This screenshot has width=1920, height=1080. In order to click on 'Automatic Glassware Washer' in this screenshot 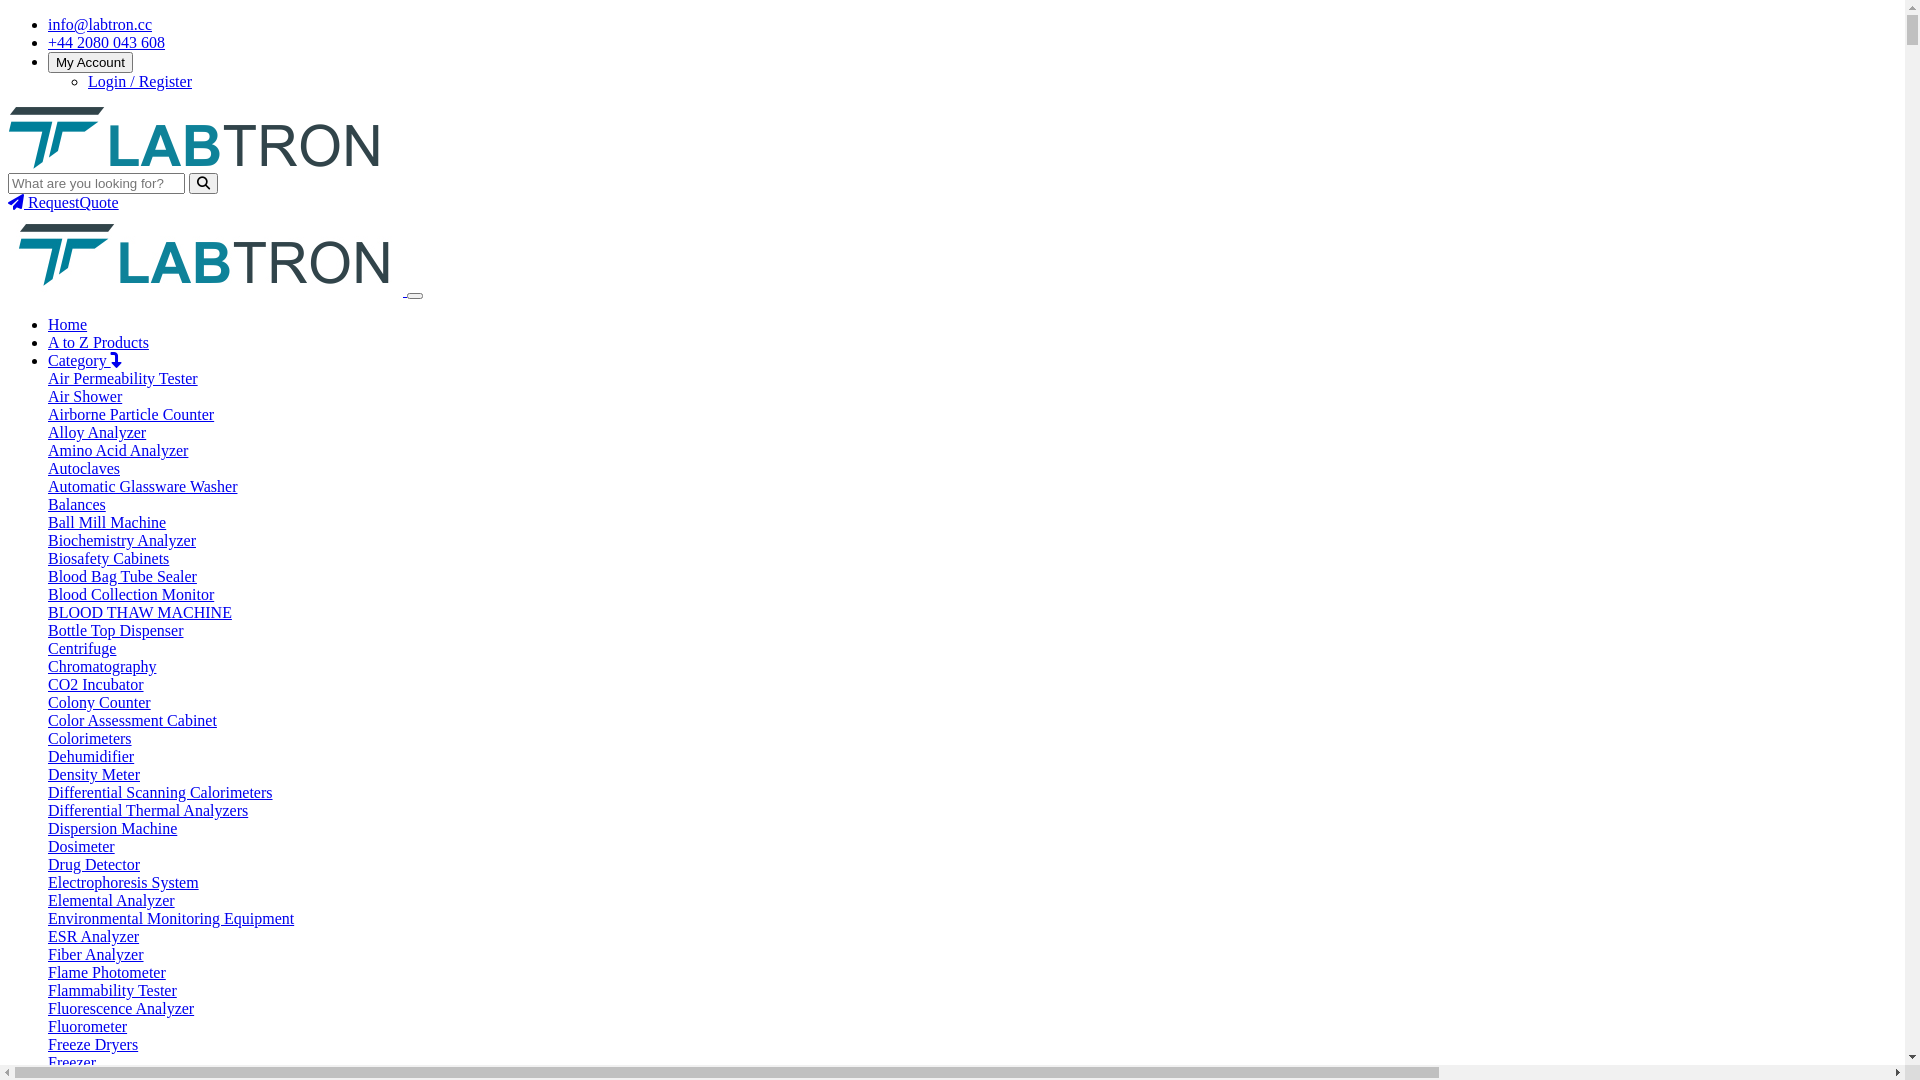, I will do `click(141, 486)`.